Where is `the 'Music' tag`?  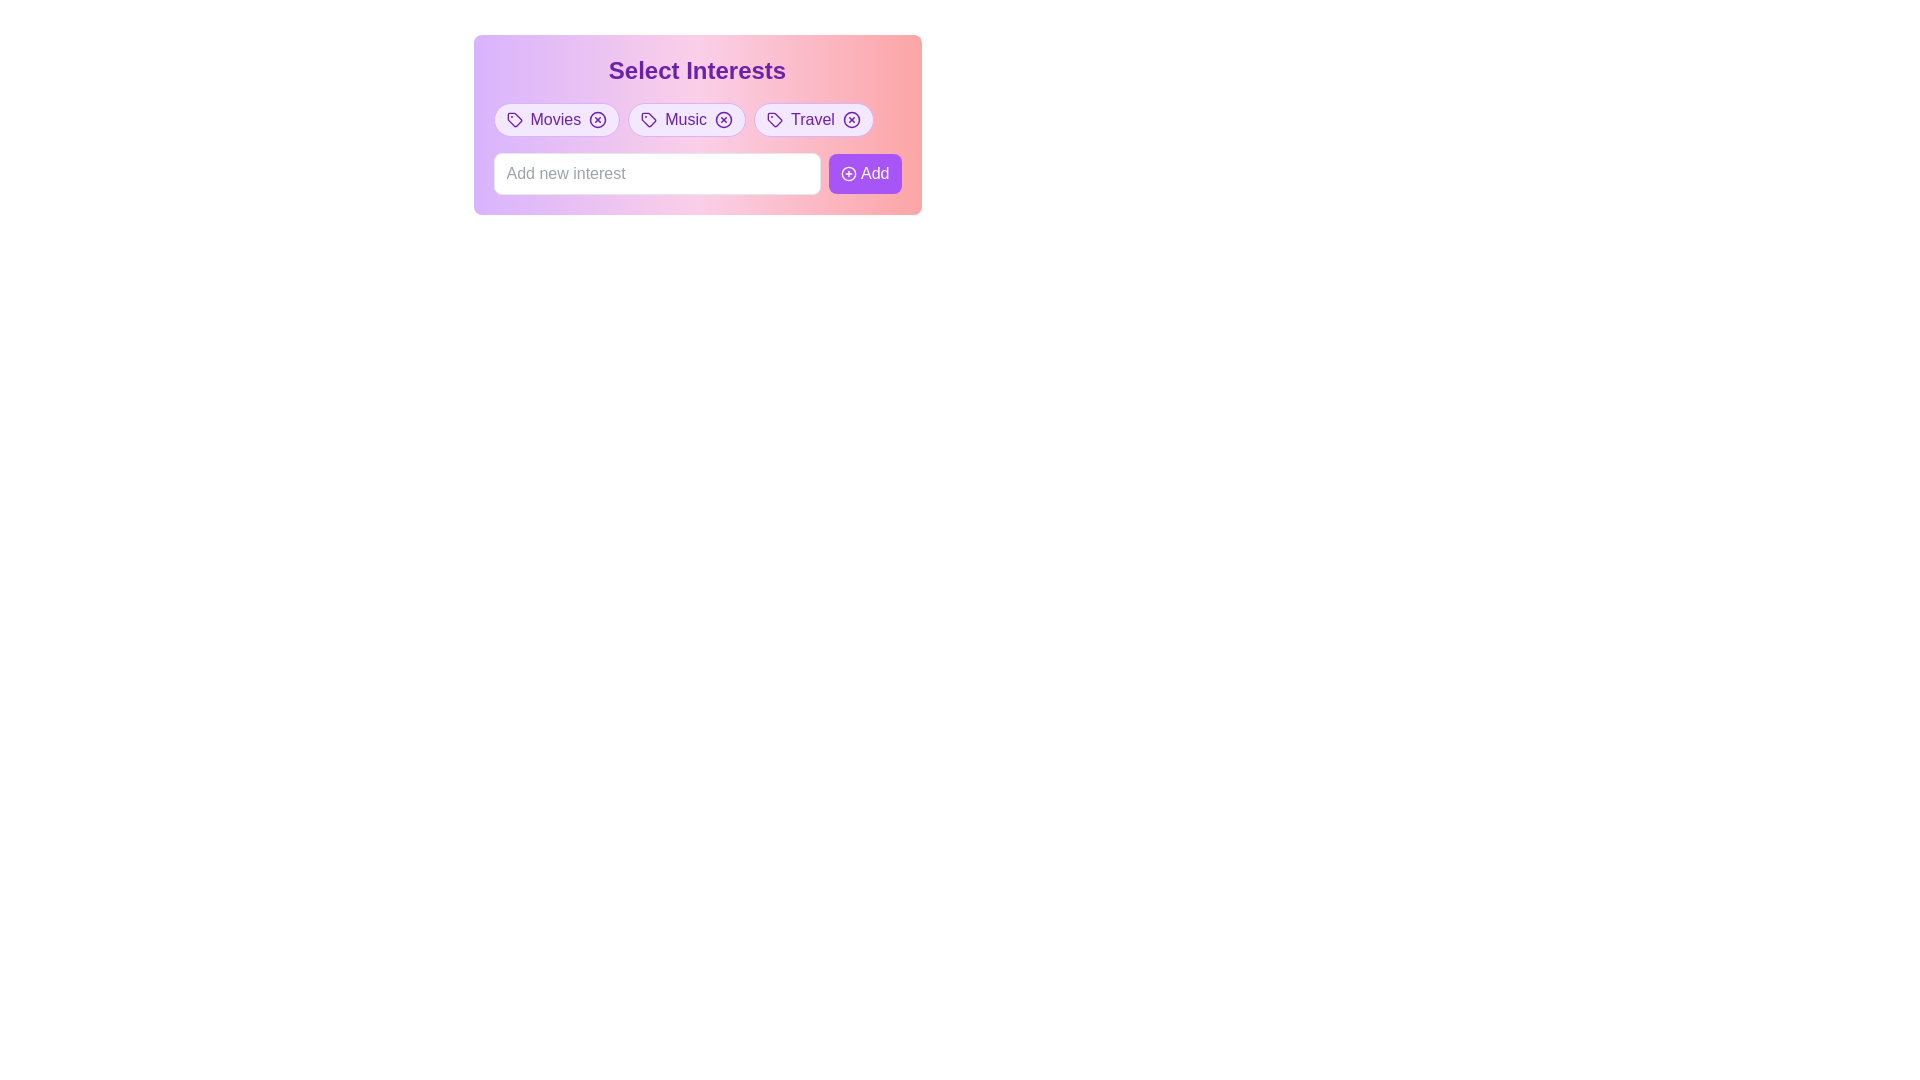 the 'Music' tag is located at coordinates (697, 124).